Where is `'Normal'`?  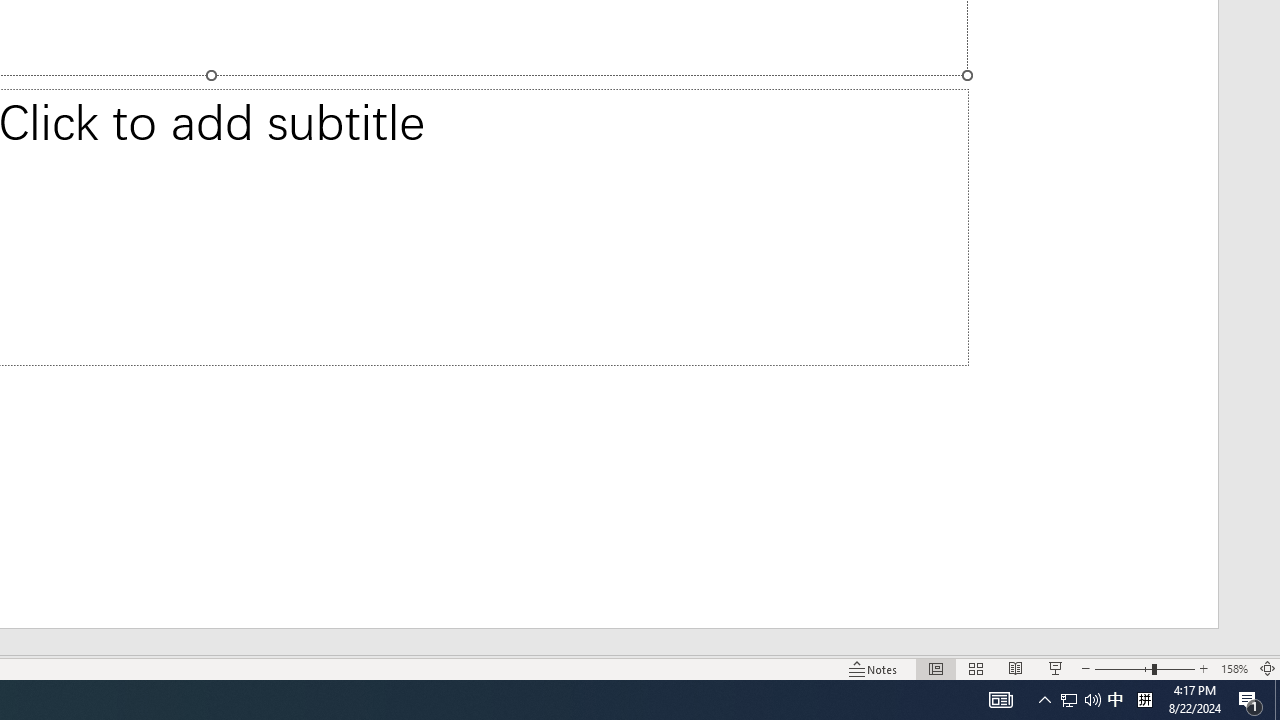 'Normal' is located at coordinates (935, 669).